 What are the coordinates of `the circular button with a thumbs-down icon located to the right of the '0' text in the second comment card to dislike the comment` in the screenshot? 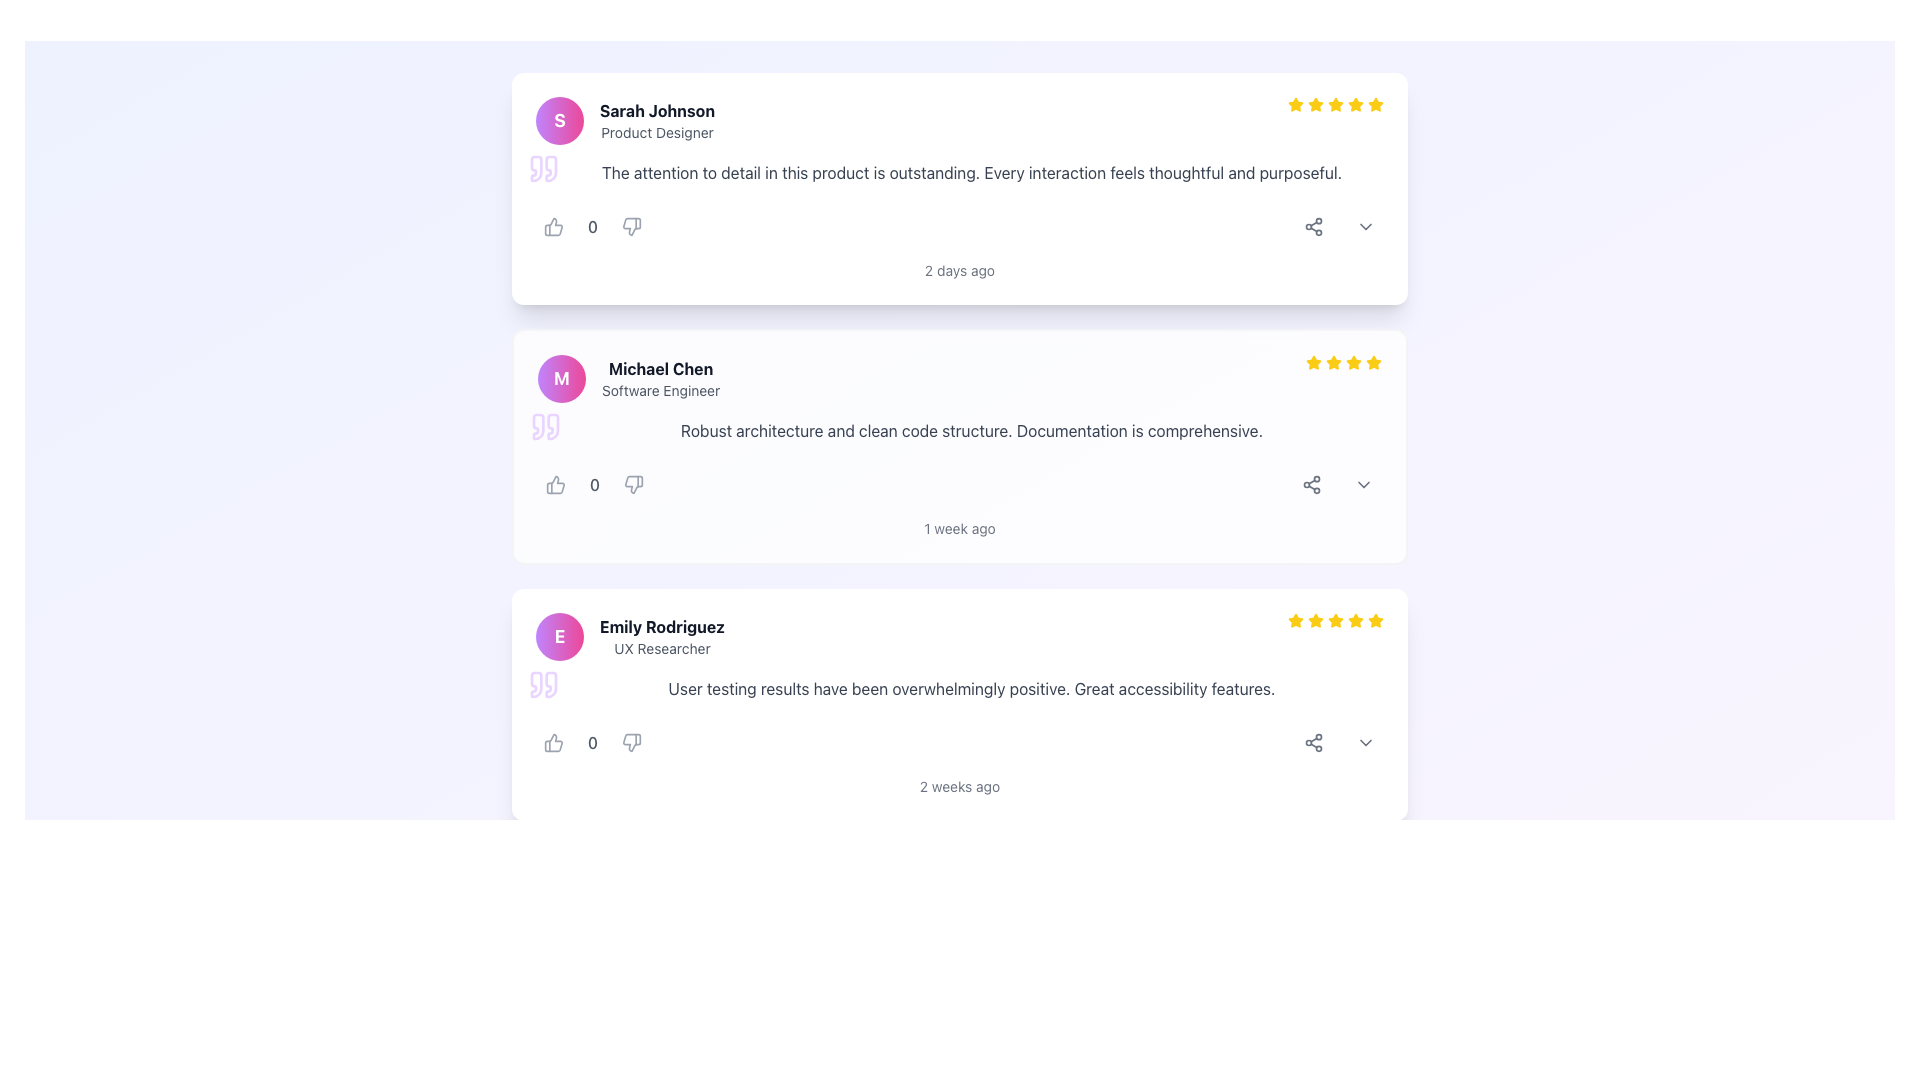 It's located at (632, 485).